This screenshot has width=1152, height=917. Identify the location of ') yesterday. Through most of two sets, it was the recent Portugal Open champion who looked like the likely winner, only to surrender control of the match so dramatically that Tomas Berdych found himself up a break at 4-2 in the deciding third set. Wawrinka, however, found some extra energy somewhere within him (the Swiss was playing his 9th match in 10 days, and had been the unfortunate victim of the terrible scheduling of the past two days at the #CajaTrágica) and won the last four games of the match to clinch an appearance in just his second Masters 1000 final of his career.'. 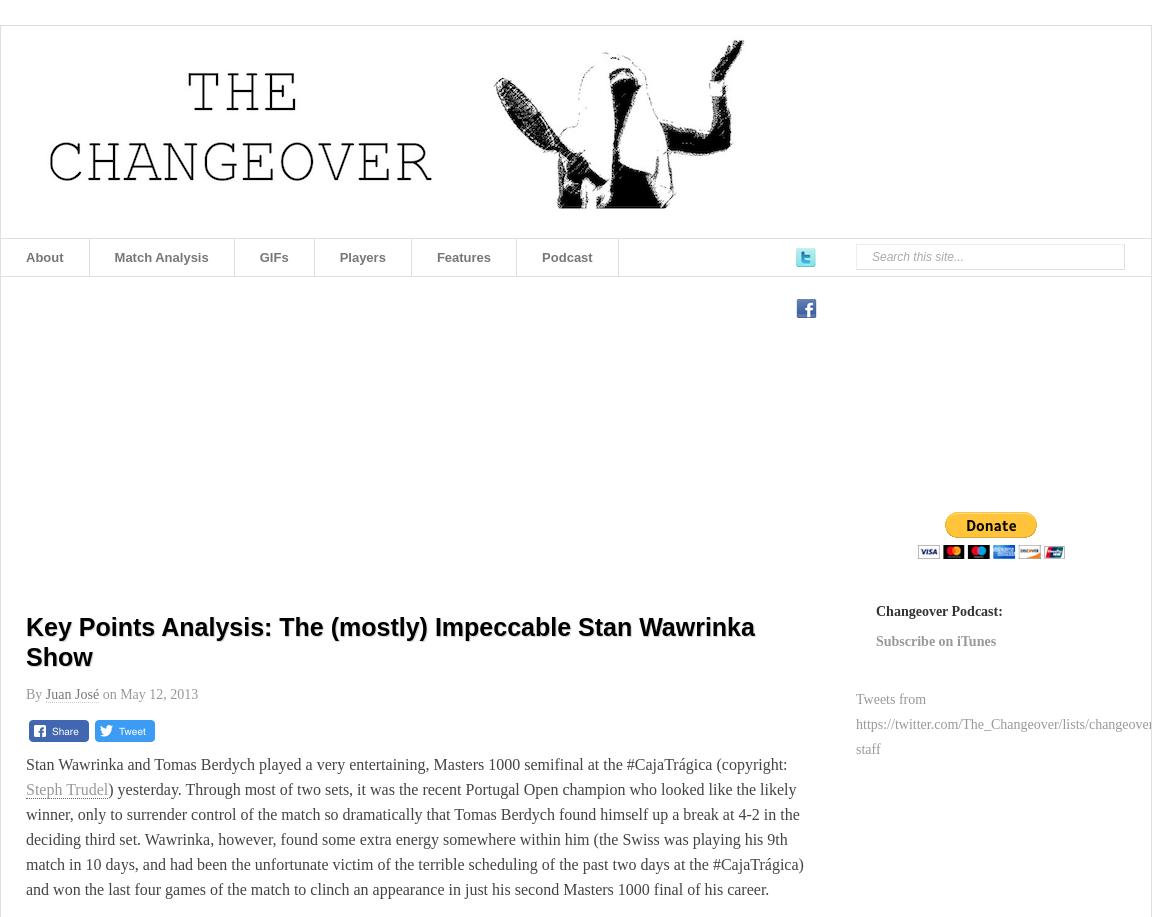
(413, 839).